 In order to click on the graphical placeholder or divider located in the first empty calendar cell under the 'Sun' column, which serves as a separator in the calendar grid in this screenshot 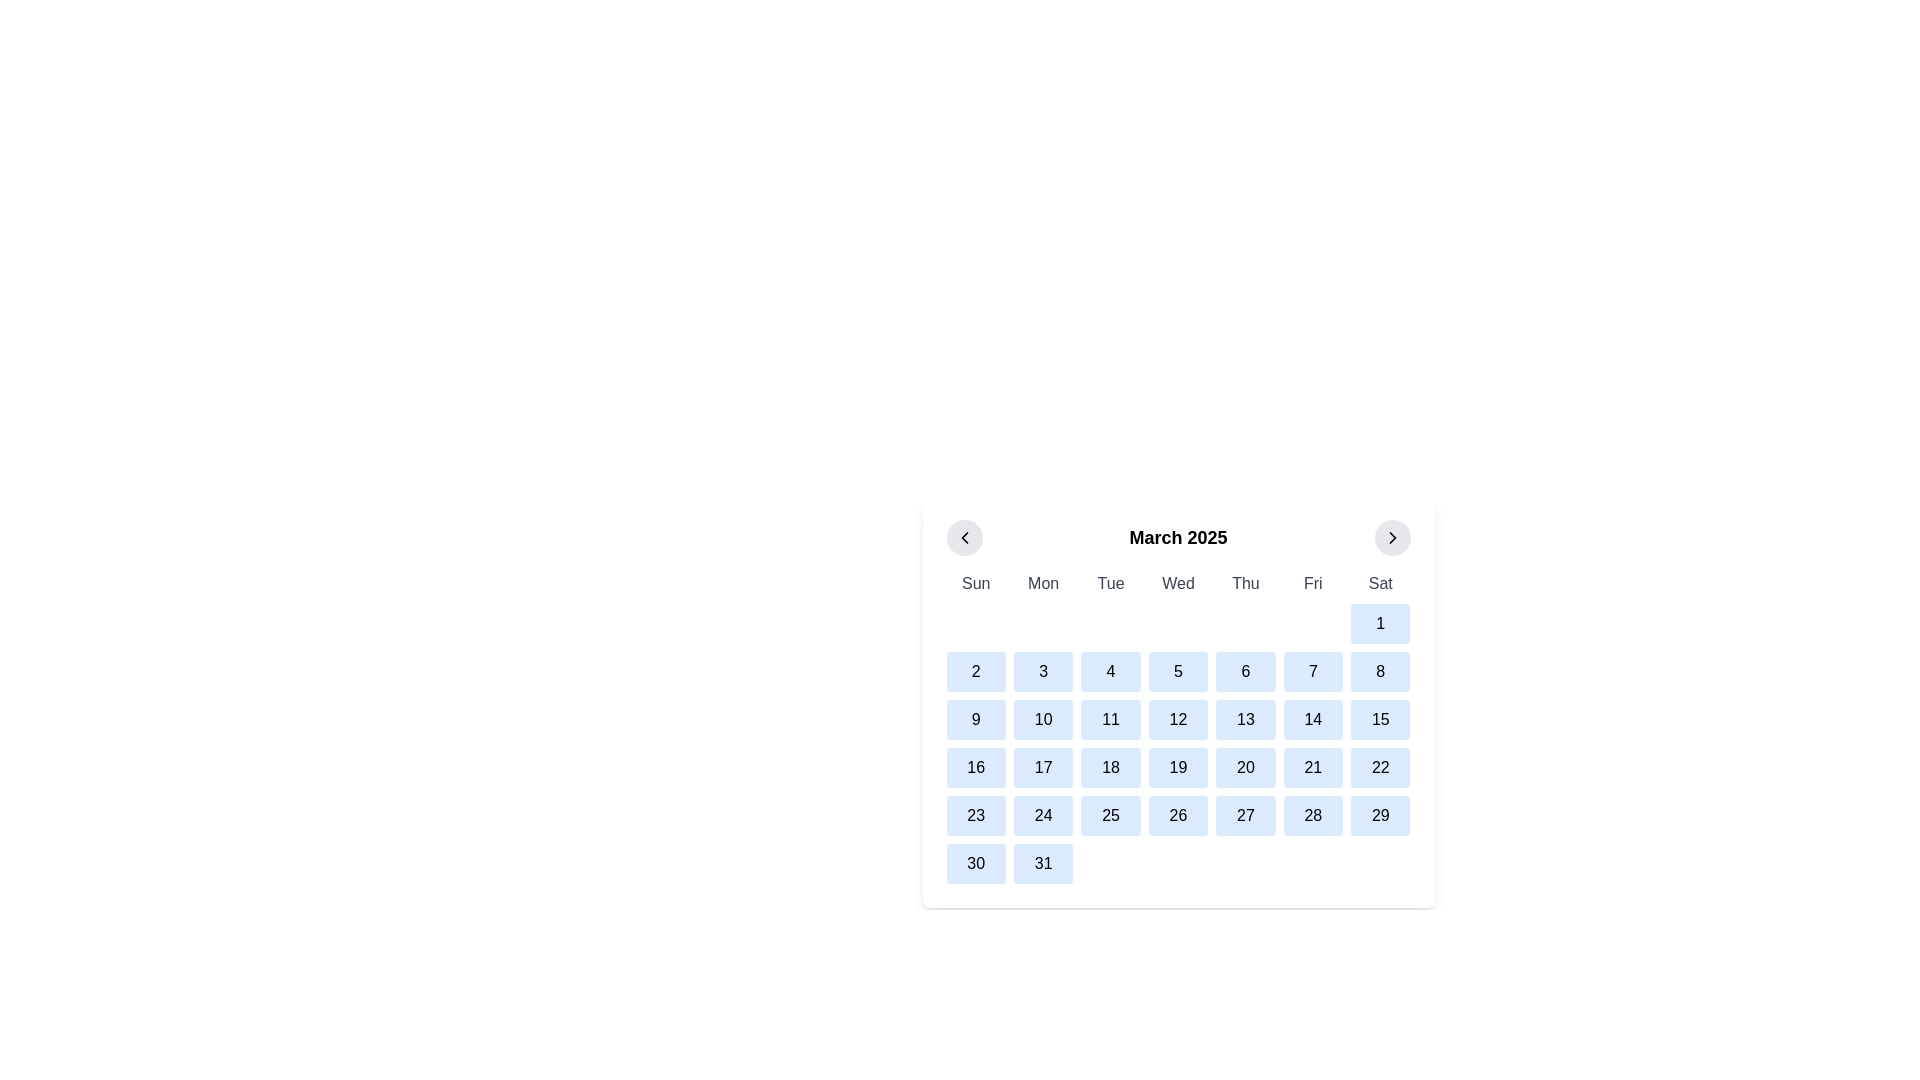, I will do `click(976, 623)`.